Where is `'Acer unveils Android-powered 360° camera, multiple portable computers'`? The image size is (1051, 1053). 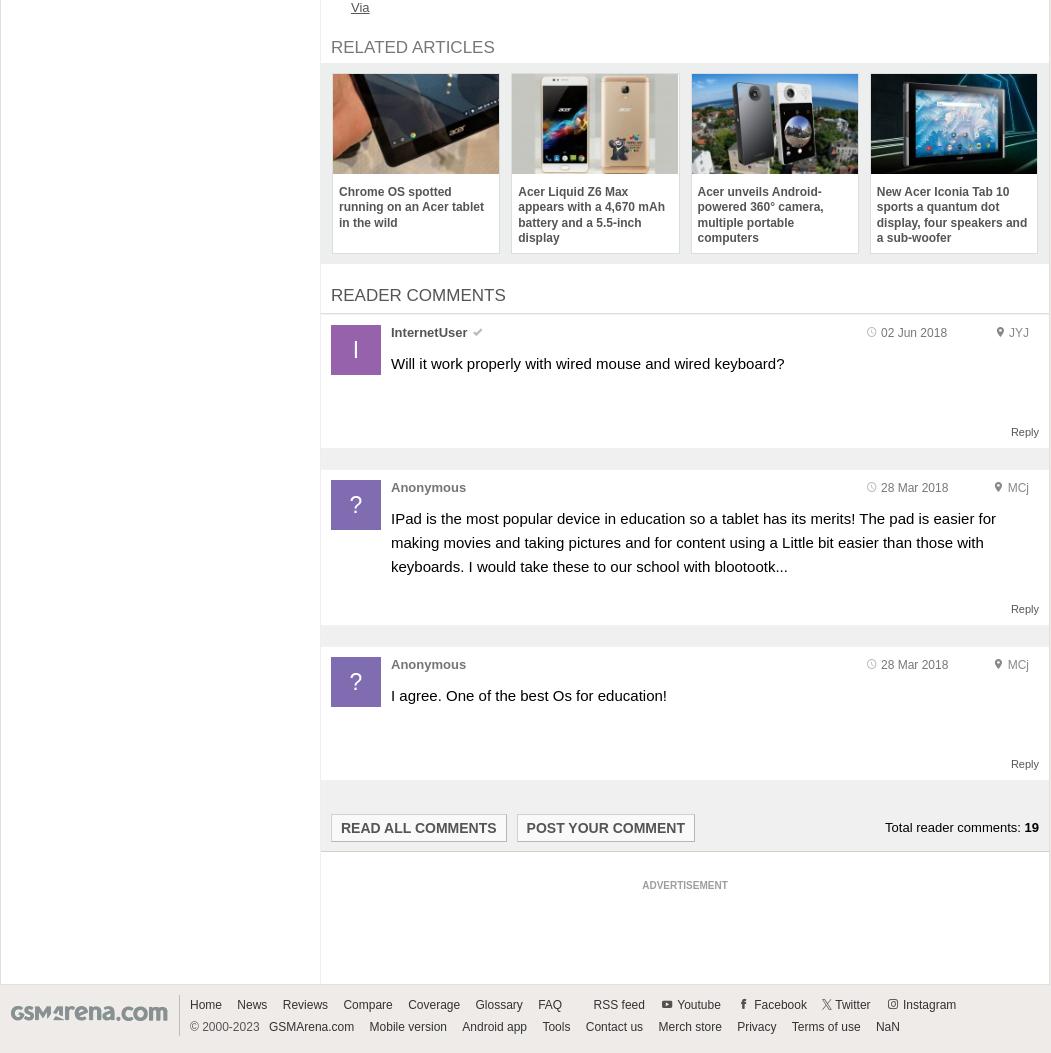
'Acer unveils Android-powered 360° camera, multiple portable computers' is located at coordinates (759, 214).